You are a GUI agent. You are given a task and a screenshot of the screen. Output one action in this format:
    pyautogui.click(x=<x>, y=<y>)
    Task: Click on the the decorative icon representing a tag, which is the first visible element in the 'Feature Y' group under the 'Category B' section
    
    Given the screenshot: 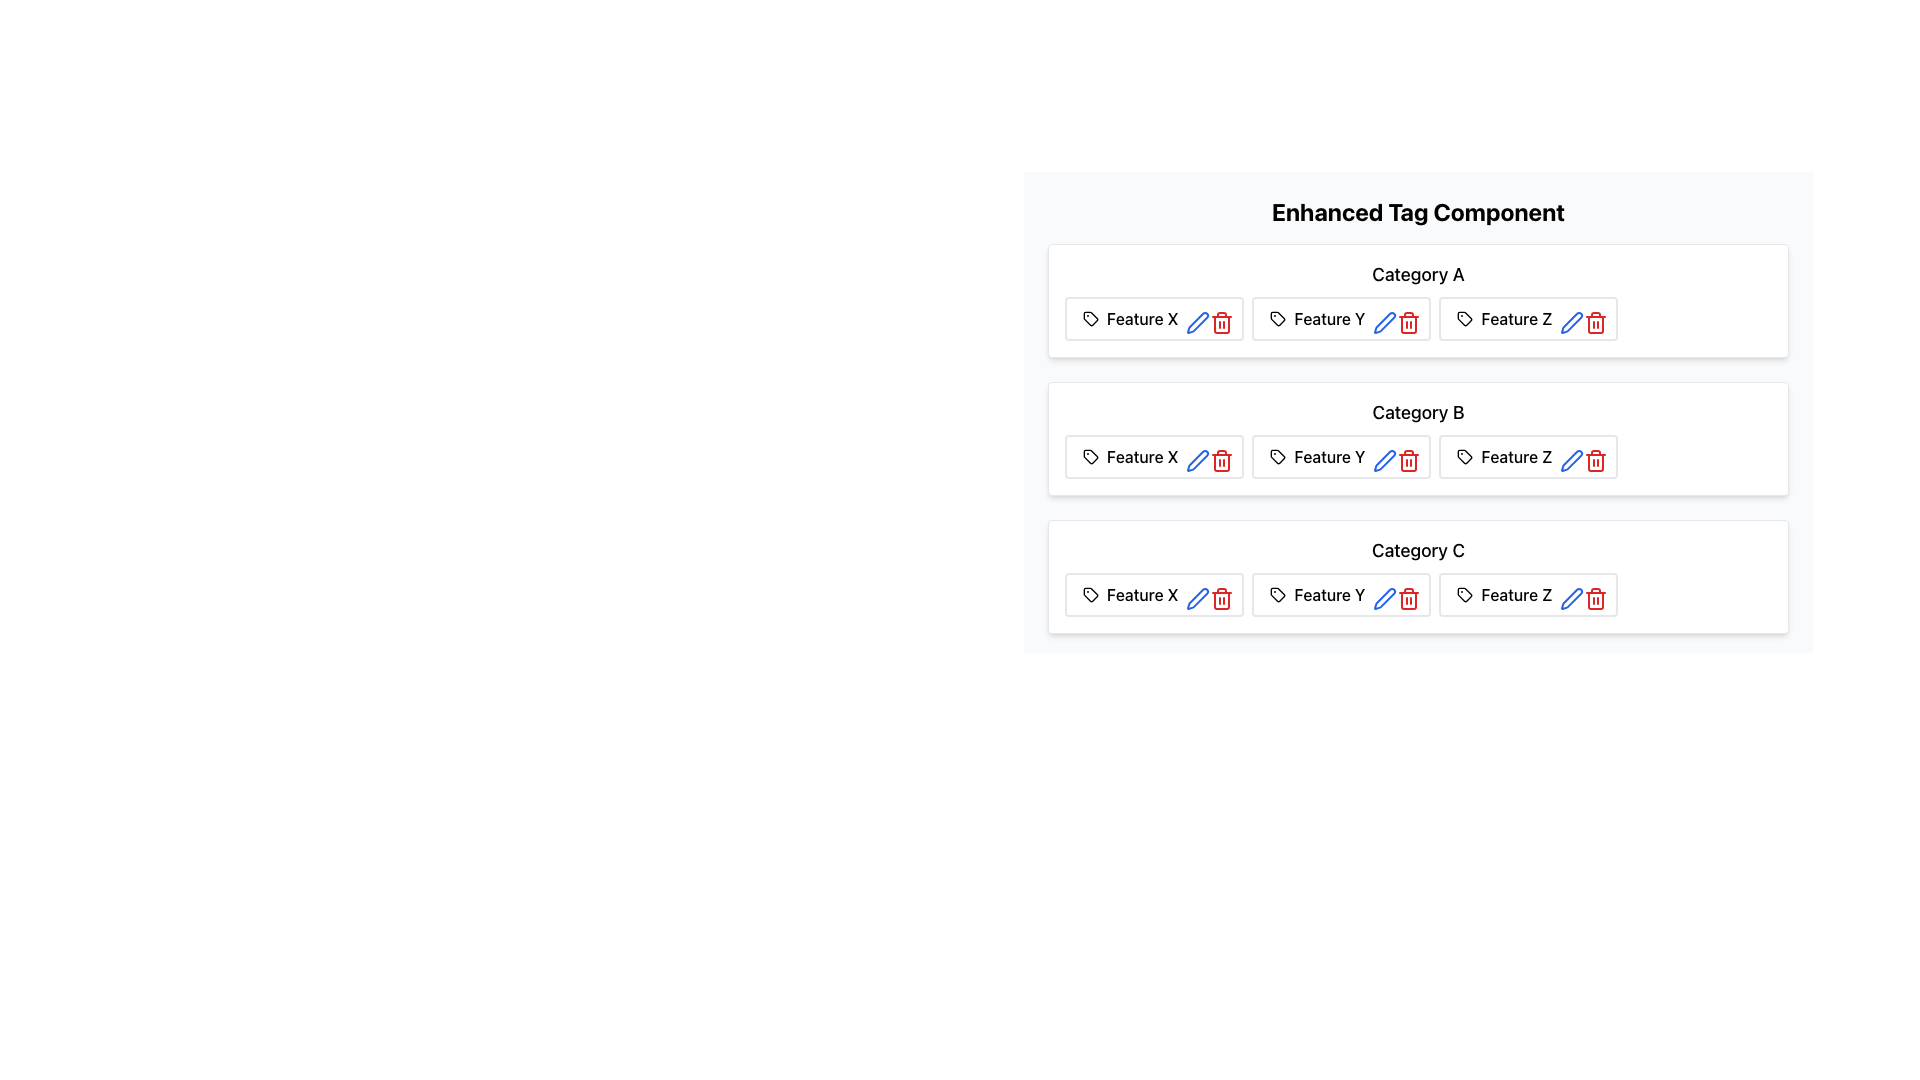 What is the action you would take?
    pyautogui.click(x=1277, y=456)
    